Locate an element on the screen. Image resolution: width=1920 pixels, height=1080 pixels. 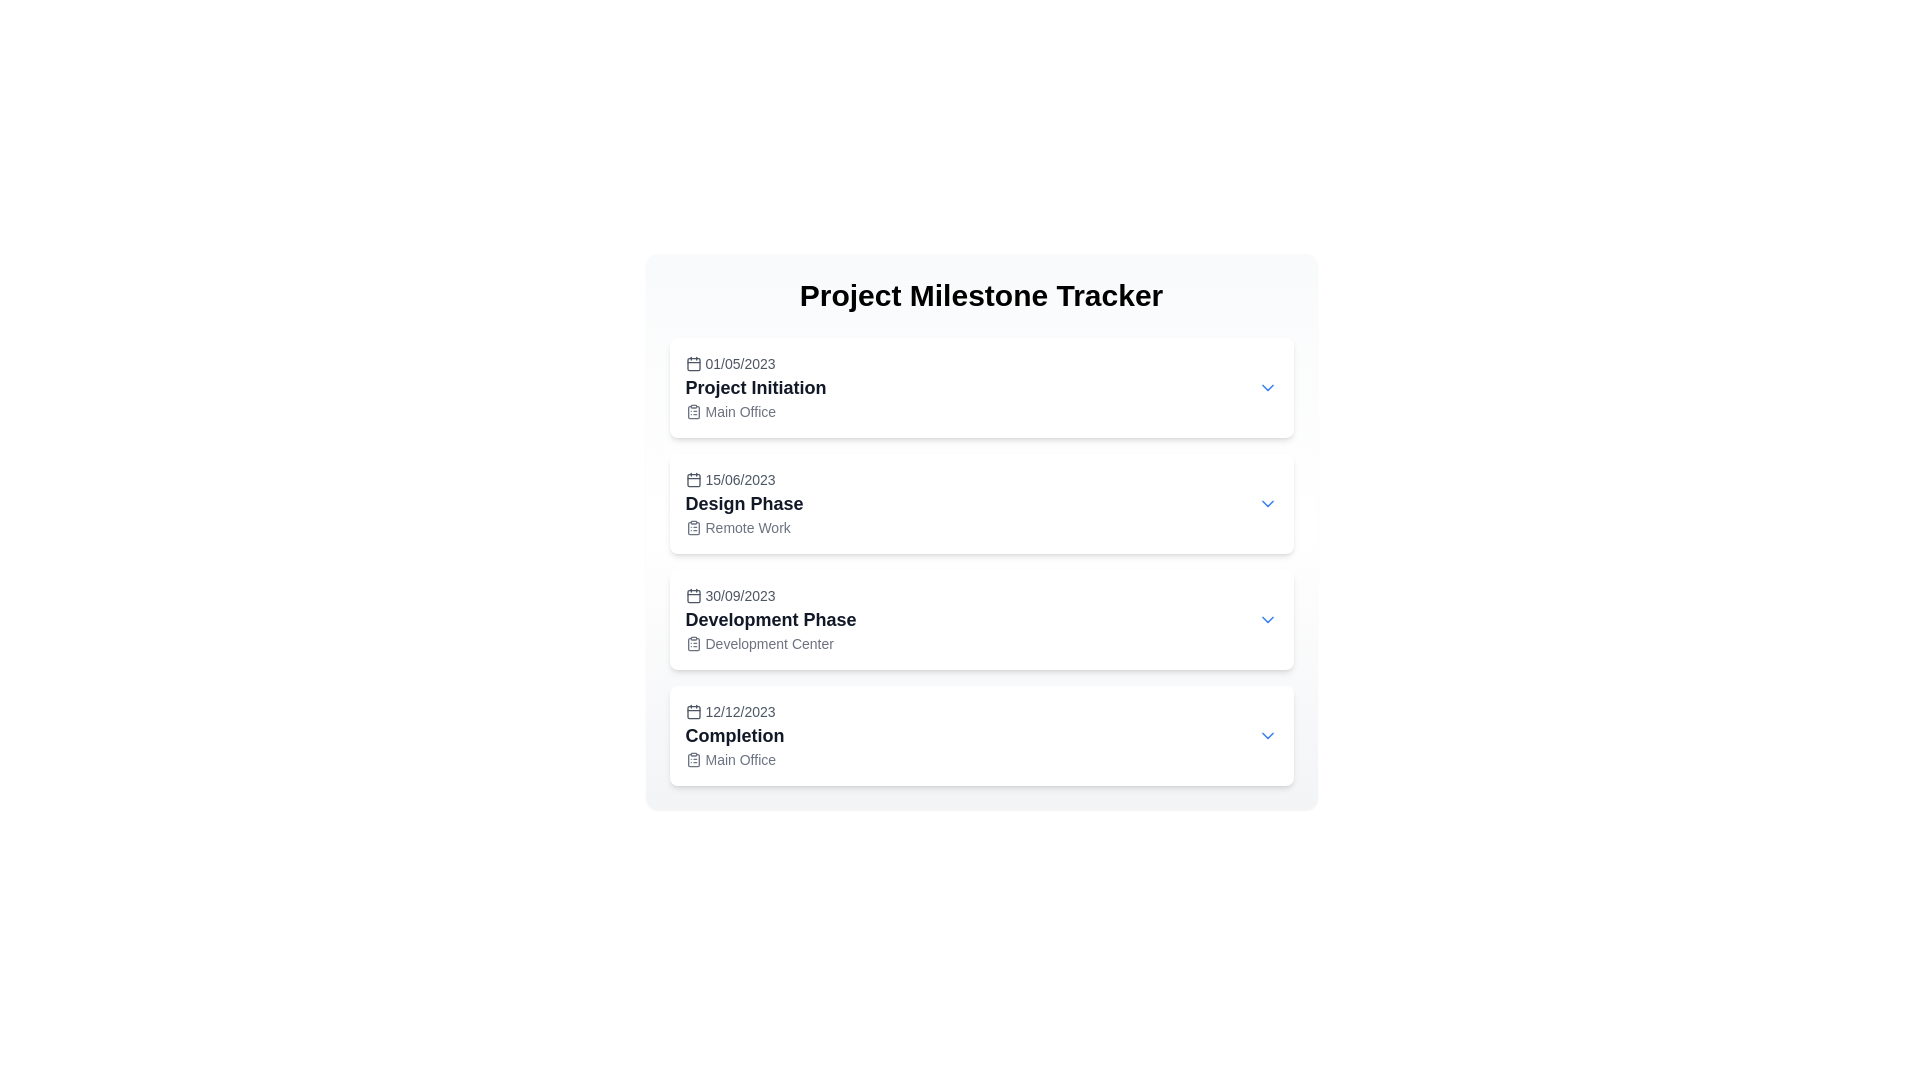
the decorative icon symbolizing the 'Main Office' location in the 'Project Milestone Tracker' list, positioned to the left of 'Main Office' is located at coordinates (693, 411).